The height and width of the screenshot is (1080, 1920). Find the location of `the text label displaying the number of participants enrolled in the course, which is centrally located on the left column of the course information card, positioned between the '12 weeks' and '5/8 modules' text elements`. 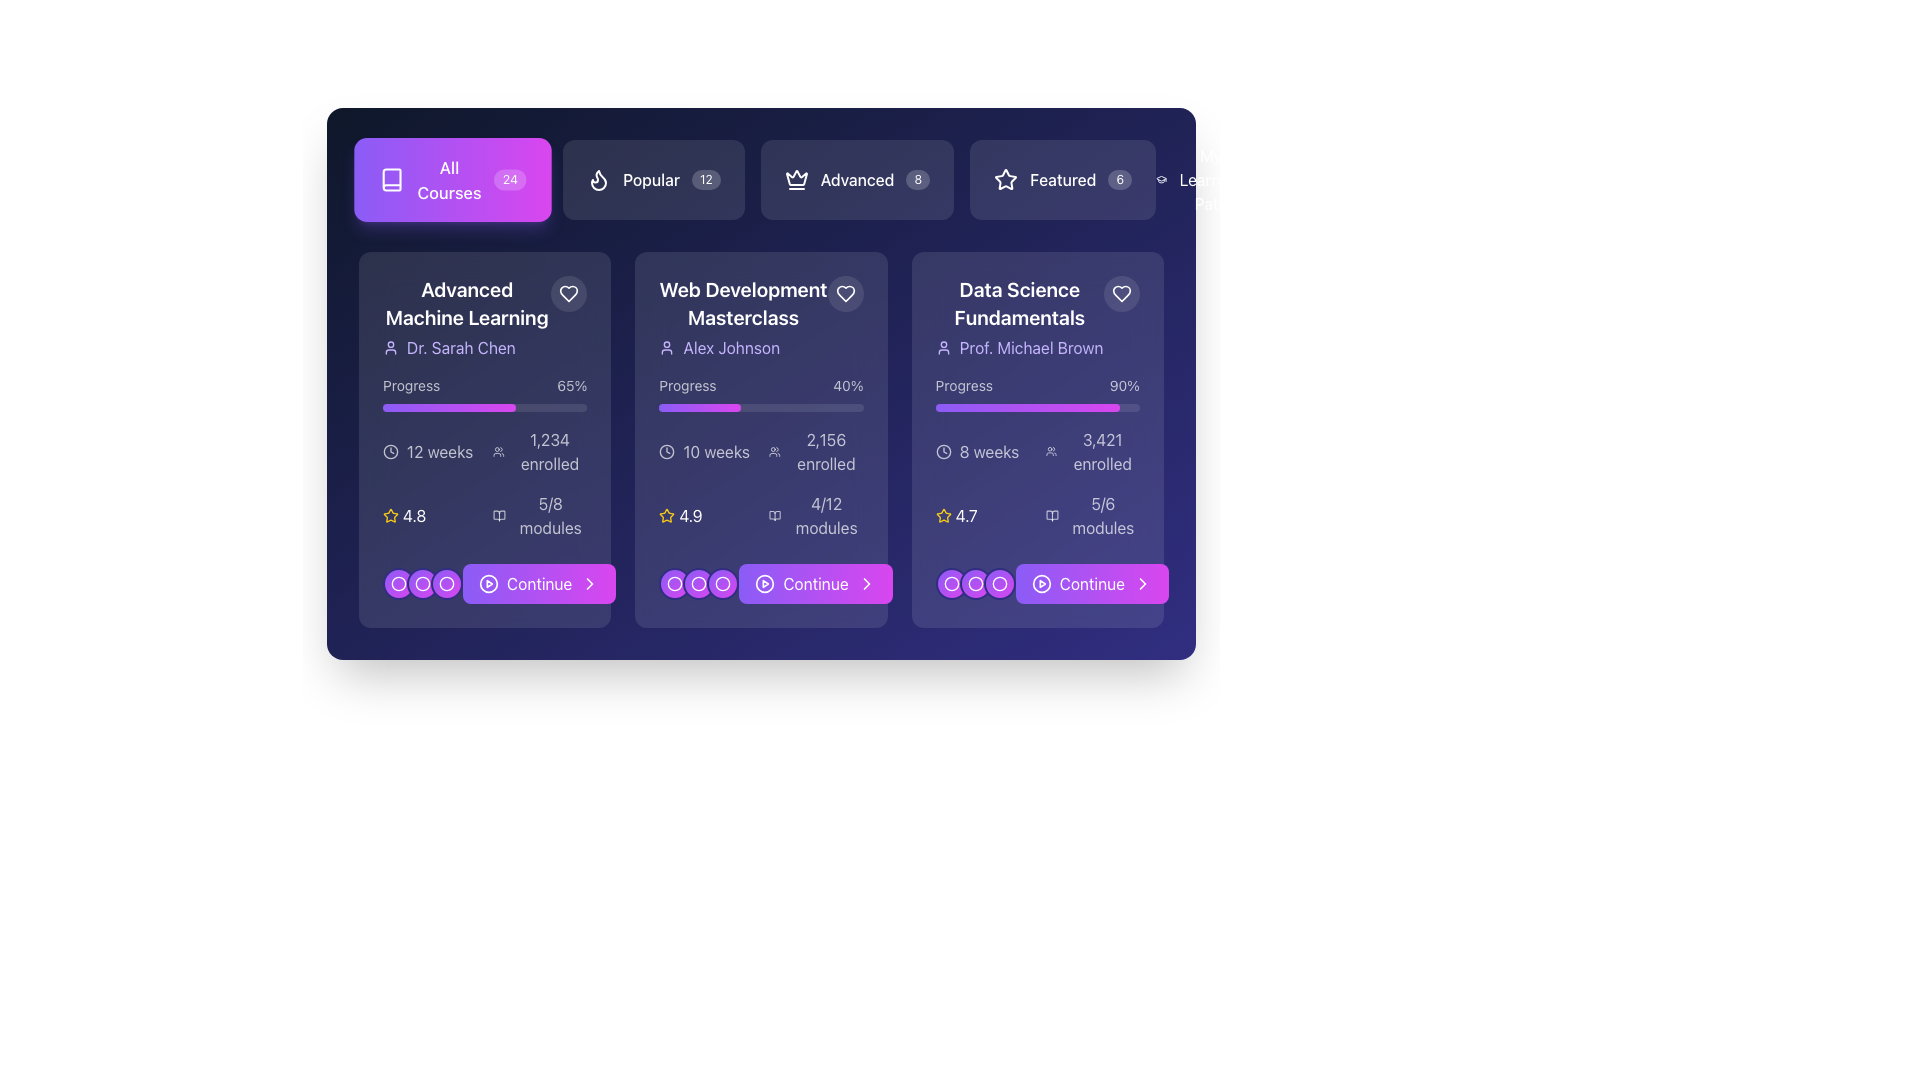

the text label displaying the number of participants enrolled in the course, which is centrally located on the left column of the course information card, positioned between the '12 weeks' and '5/8 modules' text elements is located at coordinates (540, 451).